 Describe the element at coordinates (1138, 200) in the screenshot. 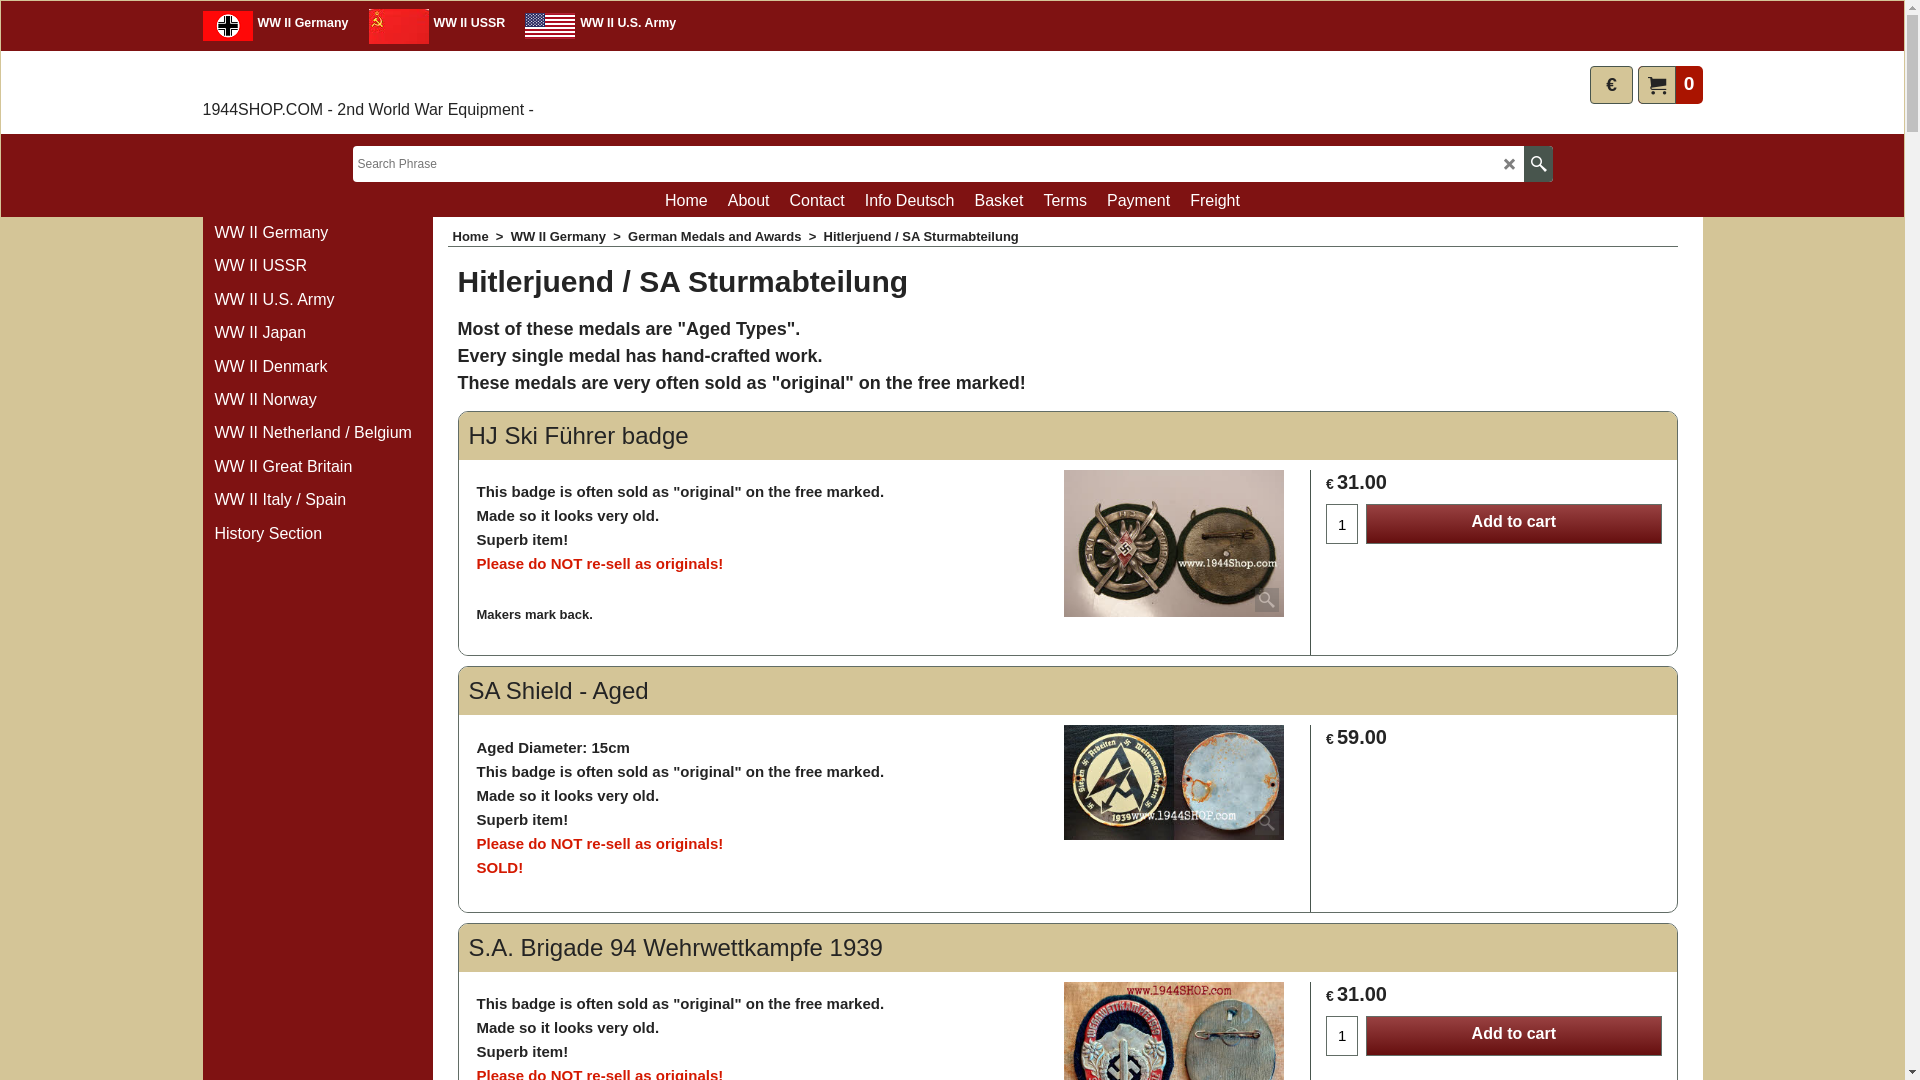

I see `'Payment'` at that location.